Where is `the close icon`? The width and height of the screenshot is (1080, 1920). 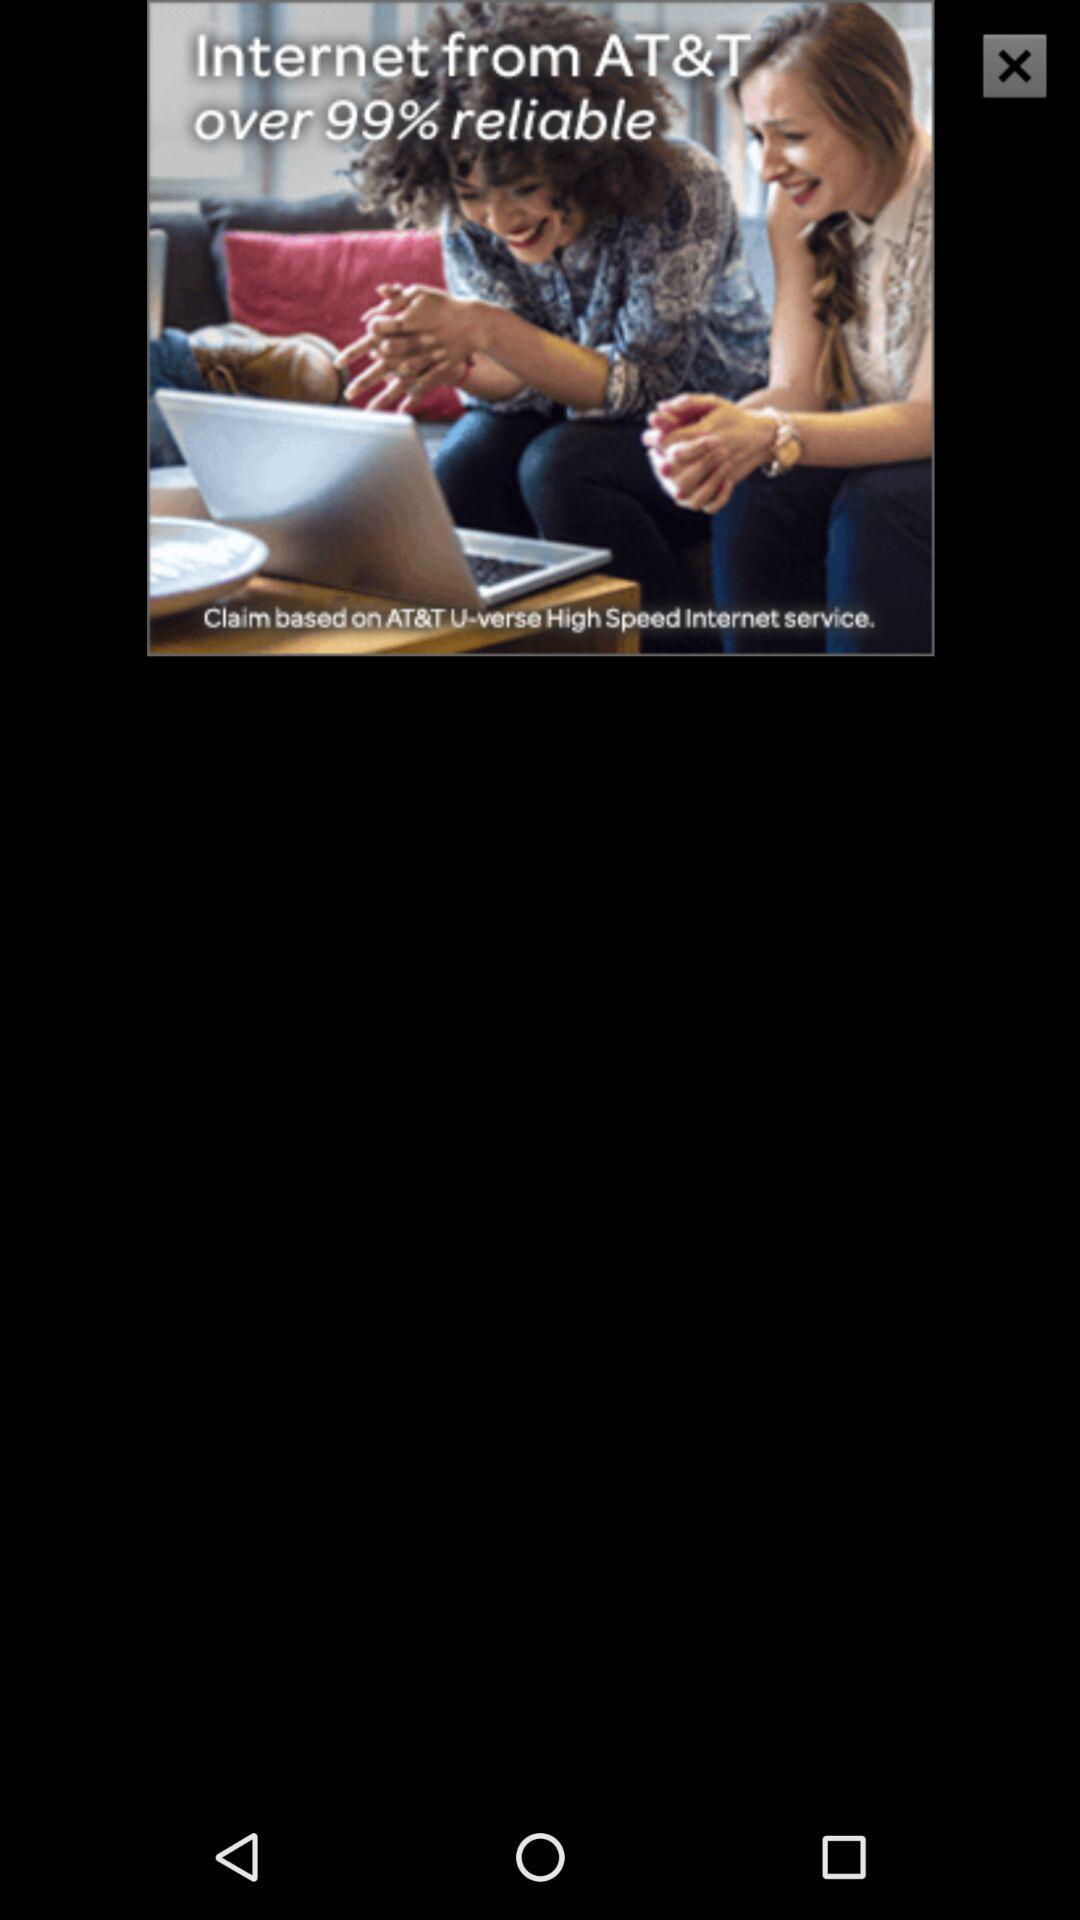
the close icon is located at coordinates (1014, 70).